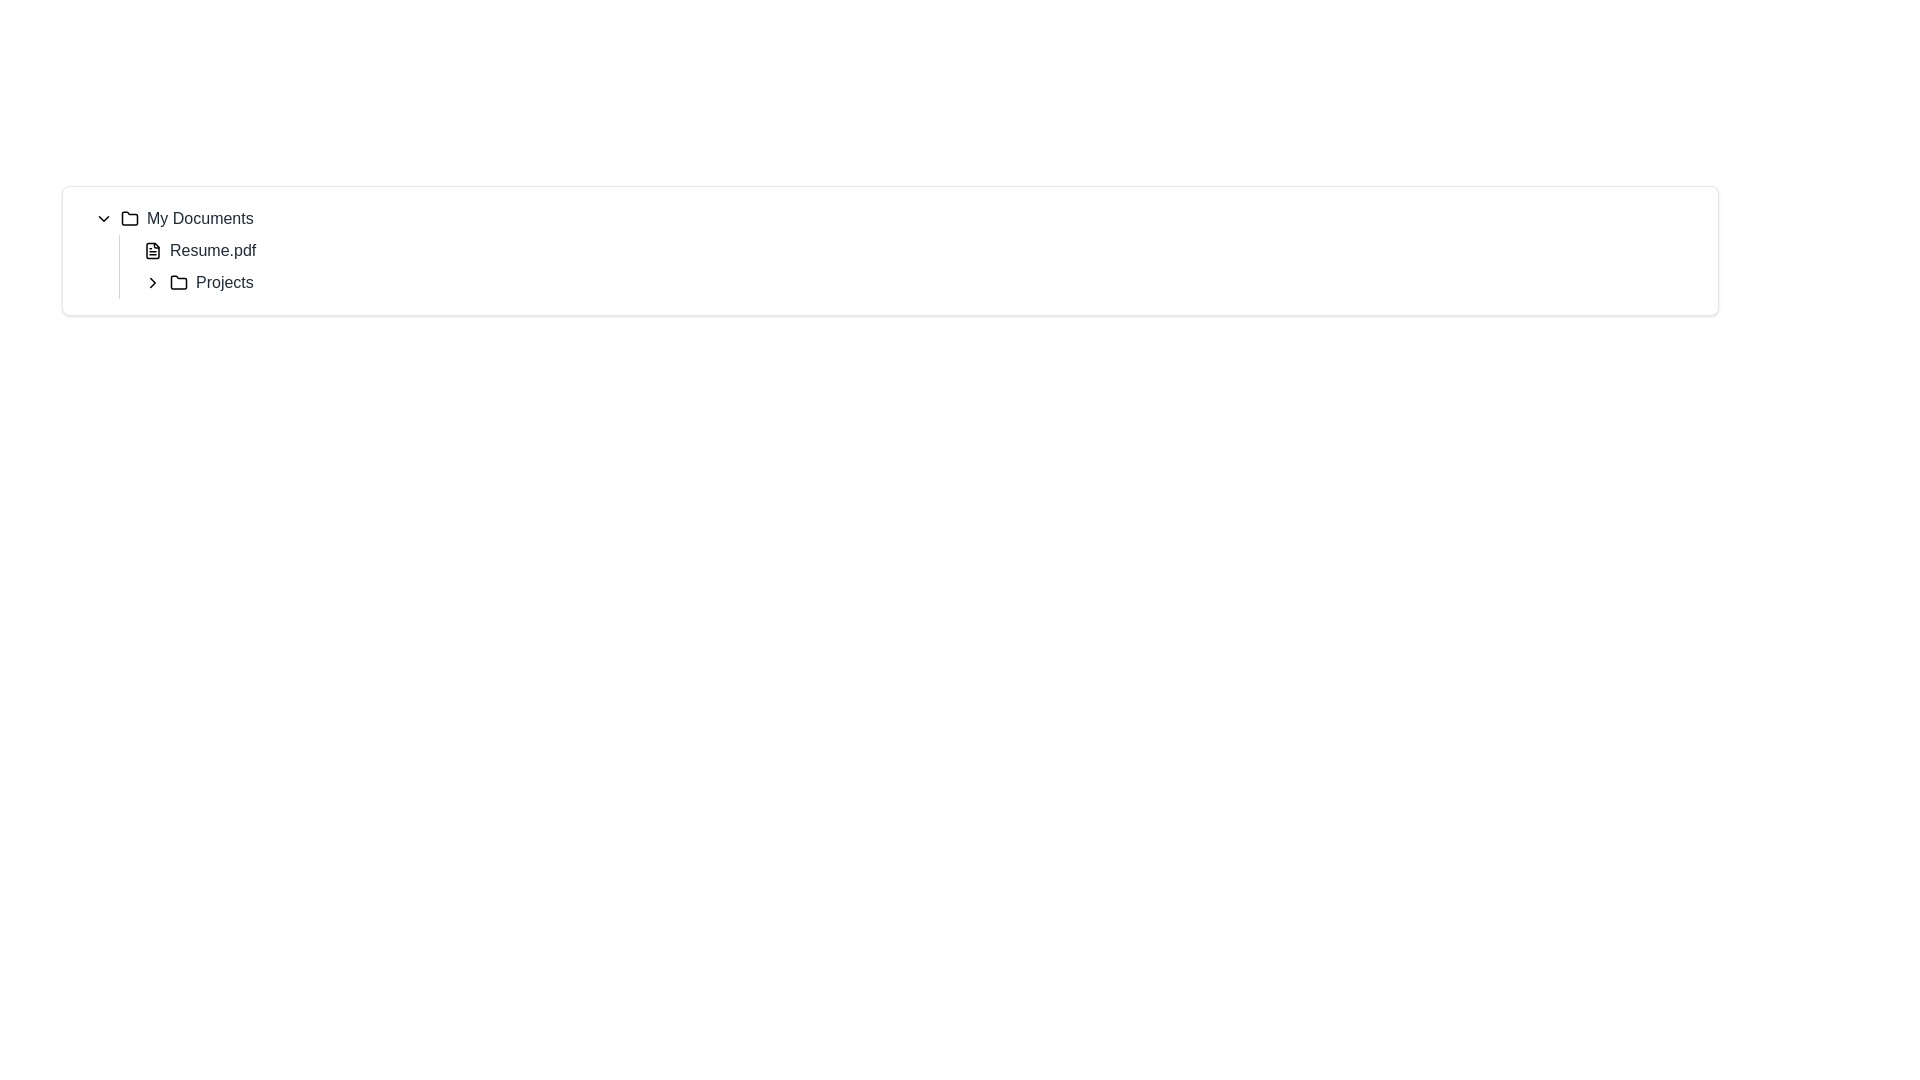 This screenshot has width=1920, height=1080. What do you see at coordinates (128, 218) in the screenshot?
I see `the folder icon representing 'My Documents'` at bounding box center [128, 218].